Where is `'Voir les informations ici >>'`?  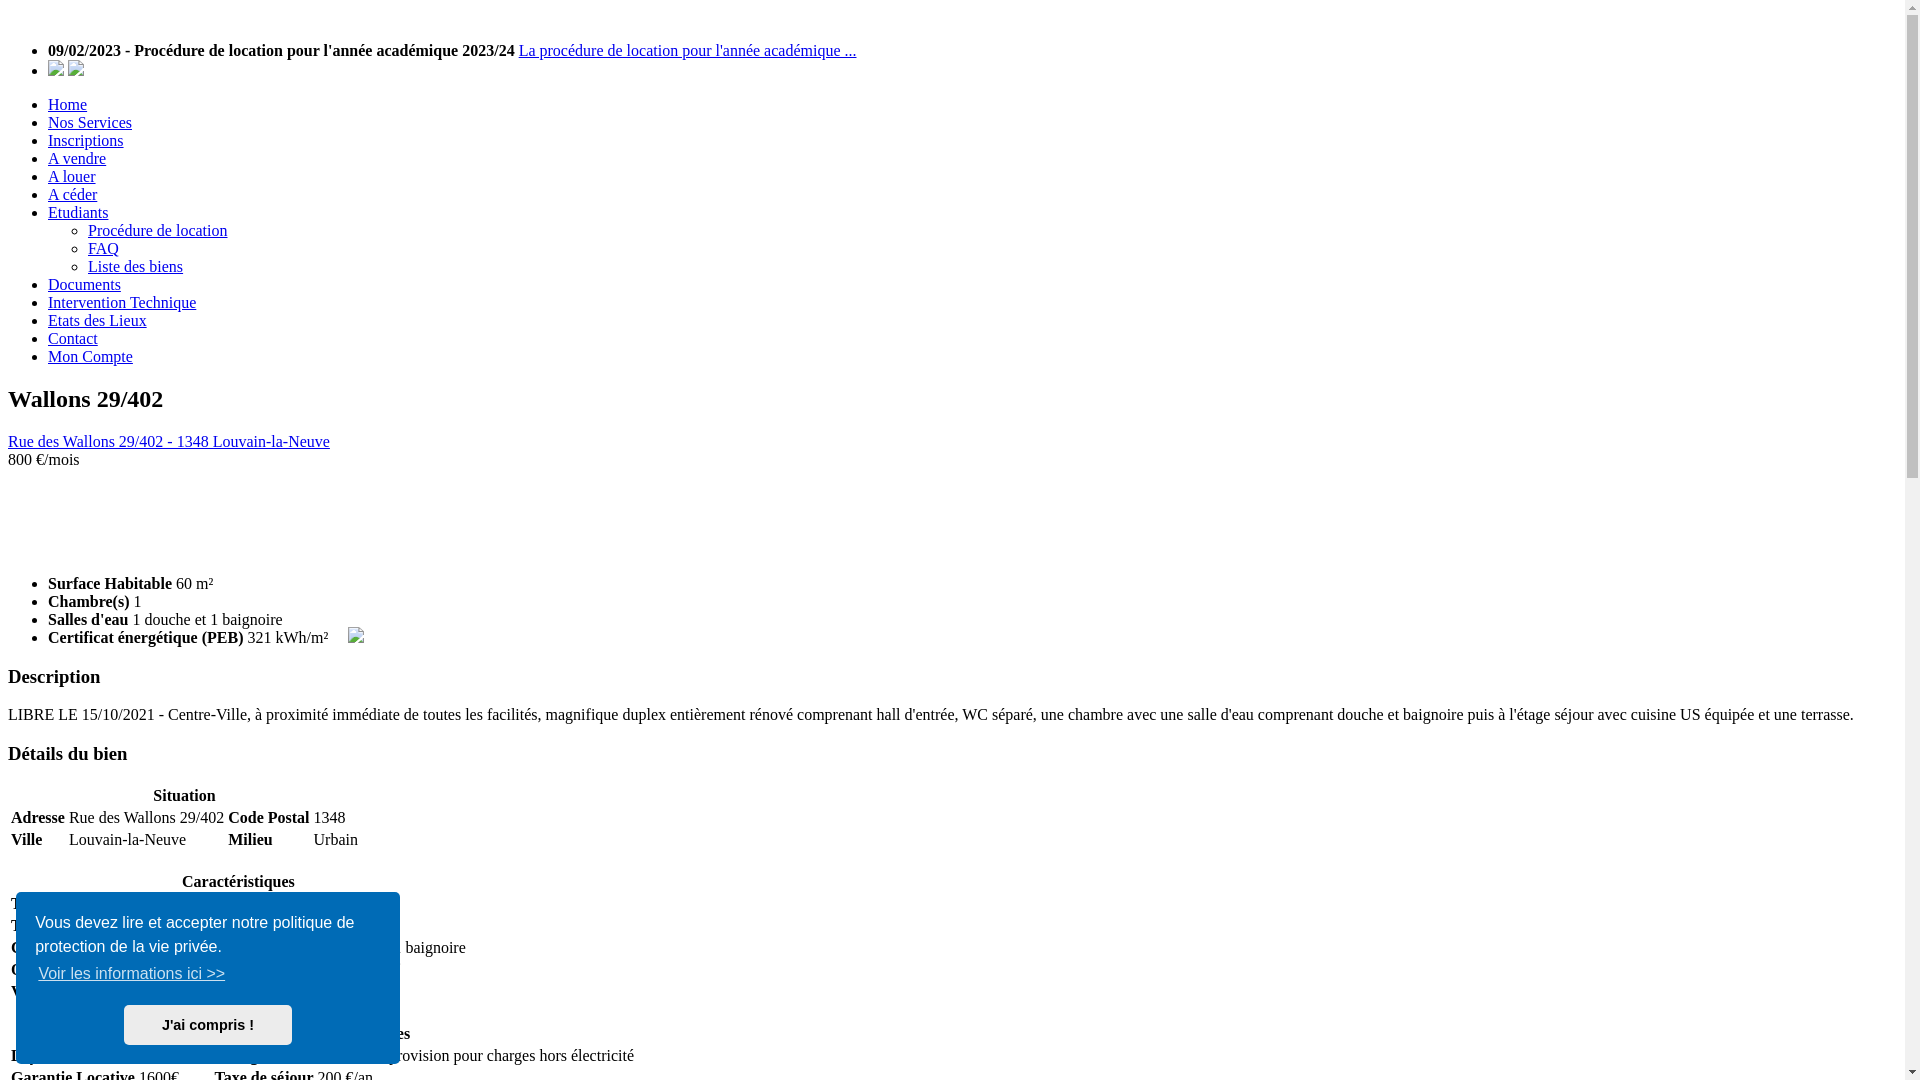
'Voir les informations ici >>' is located at coordinates (130, 973).